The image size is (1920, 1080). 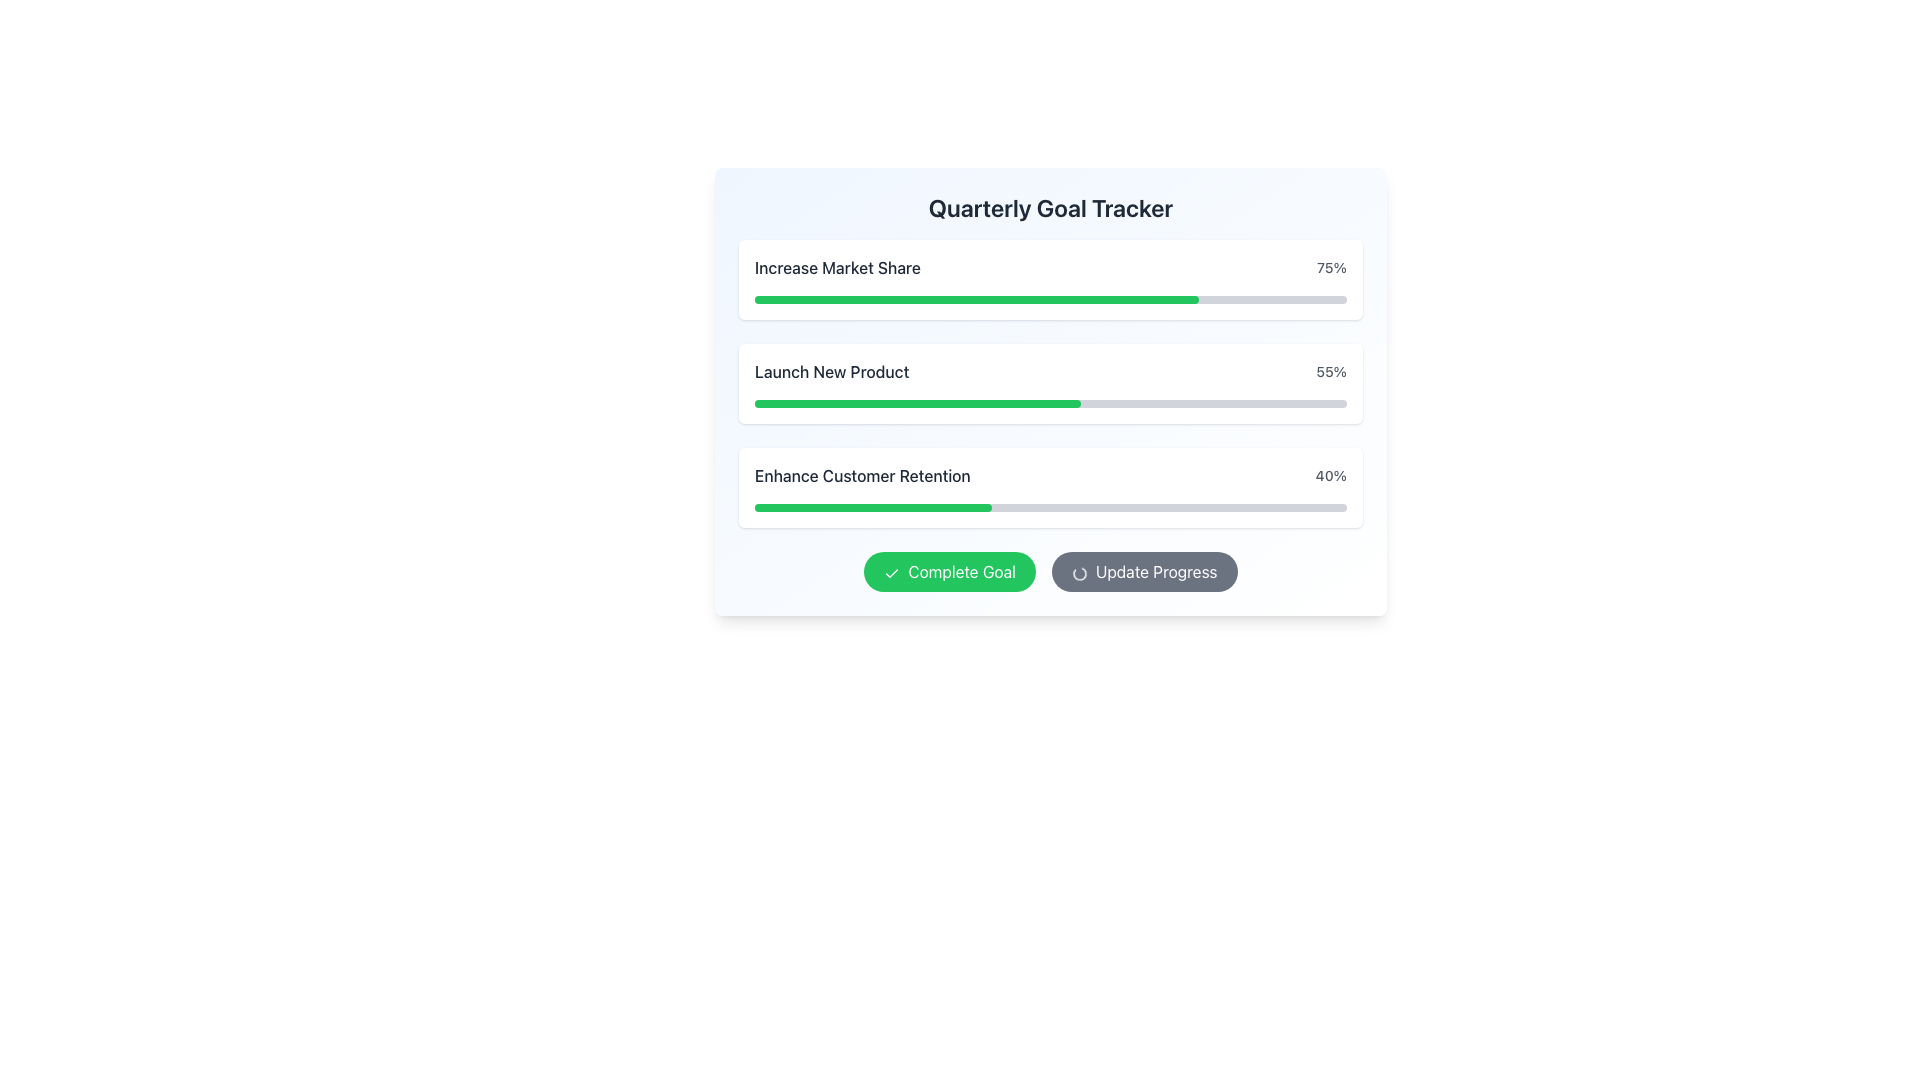 I want to click on text element displaying 'Launch New Product' which is left-aligned within the progress tracker item labeled '55%', so click(x=832, y=371).